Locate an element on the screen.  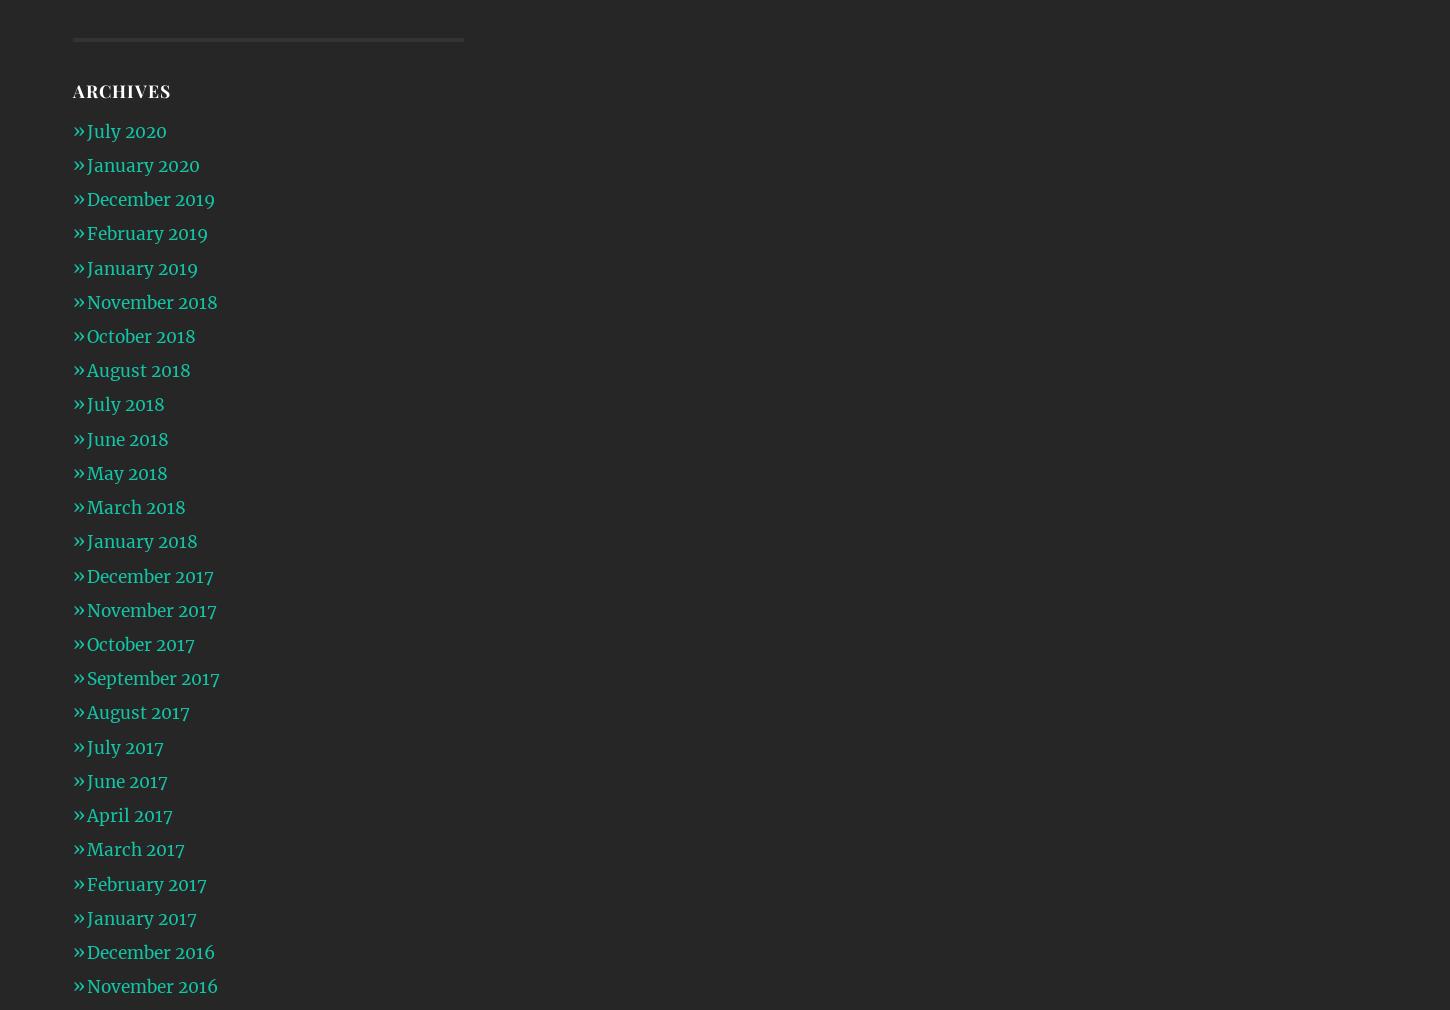
'July 2017' is located at coordinates (123, 745).